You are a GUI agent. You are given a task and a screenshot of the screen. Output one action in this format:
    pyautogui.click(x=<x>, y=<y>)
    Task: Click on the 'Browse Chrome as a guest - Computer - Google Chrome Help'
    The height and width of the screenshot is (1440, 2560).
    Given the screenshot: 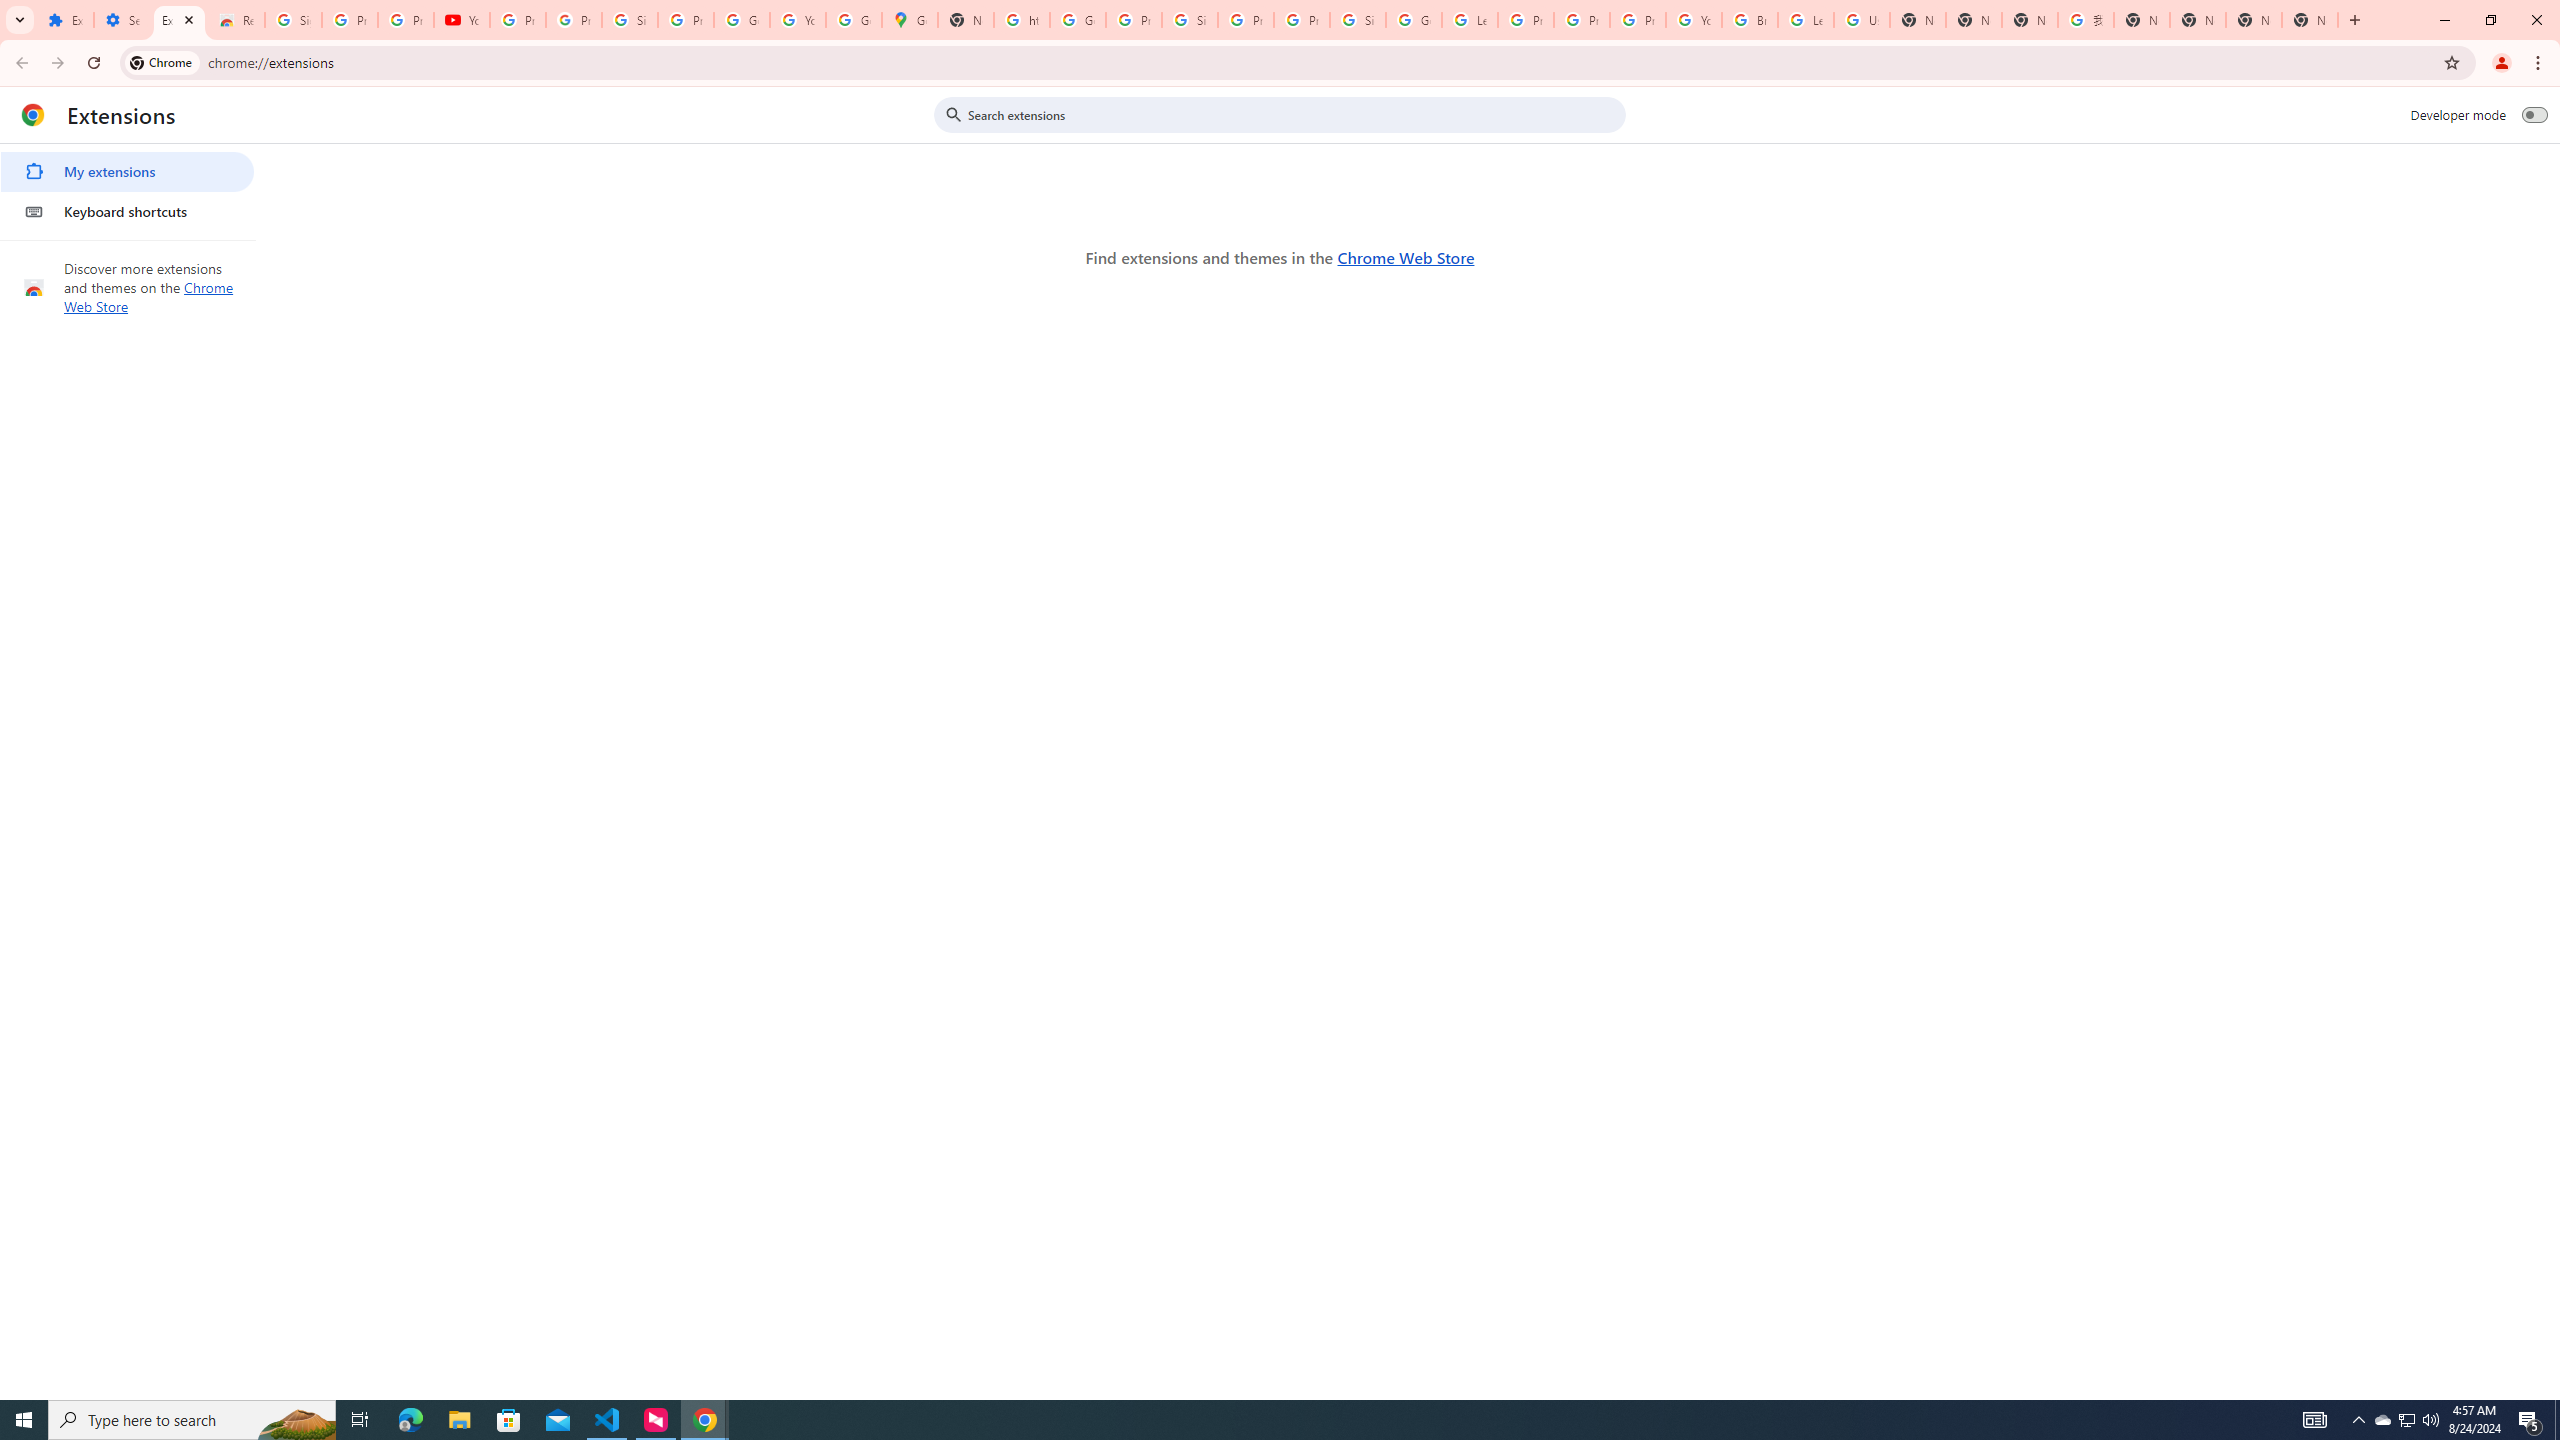 What is the action you would take?
    pyautogui.click(x=1748, y=19)
    